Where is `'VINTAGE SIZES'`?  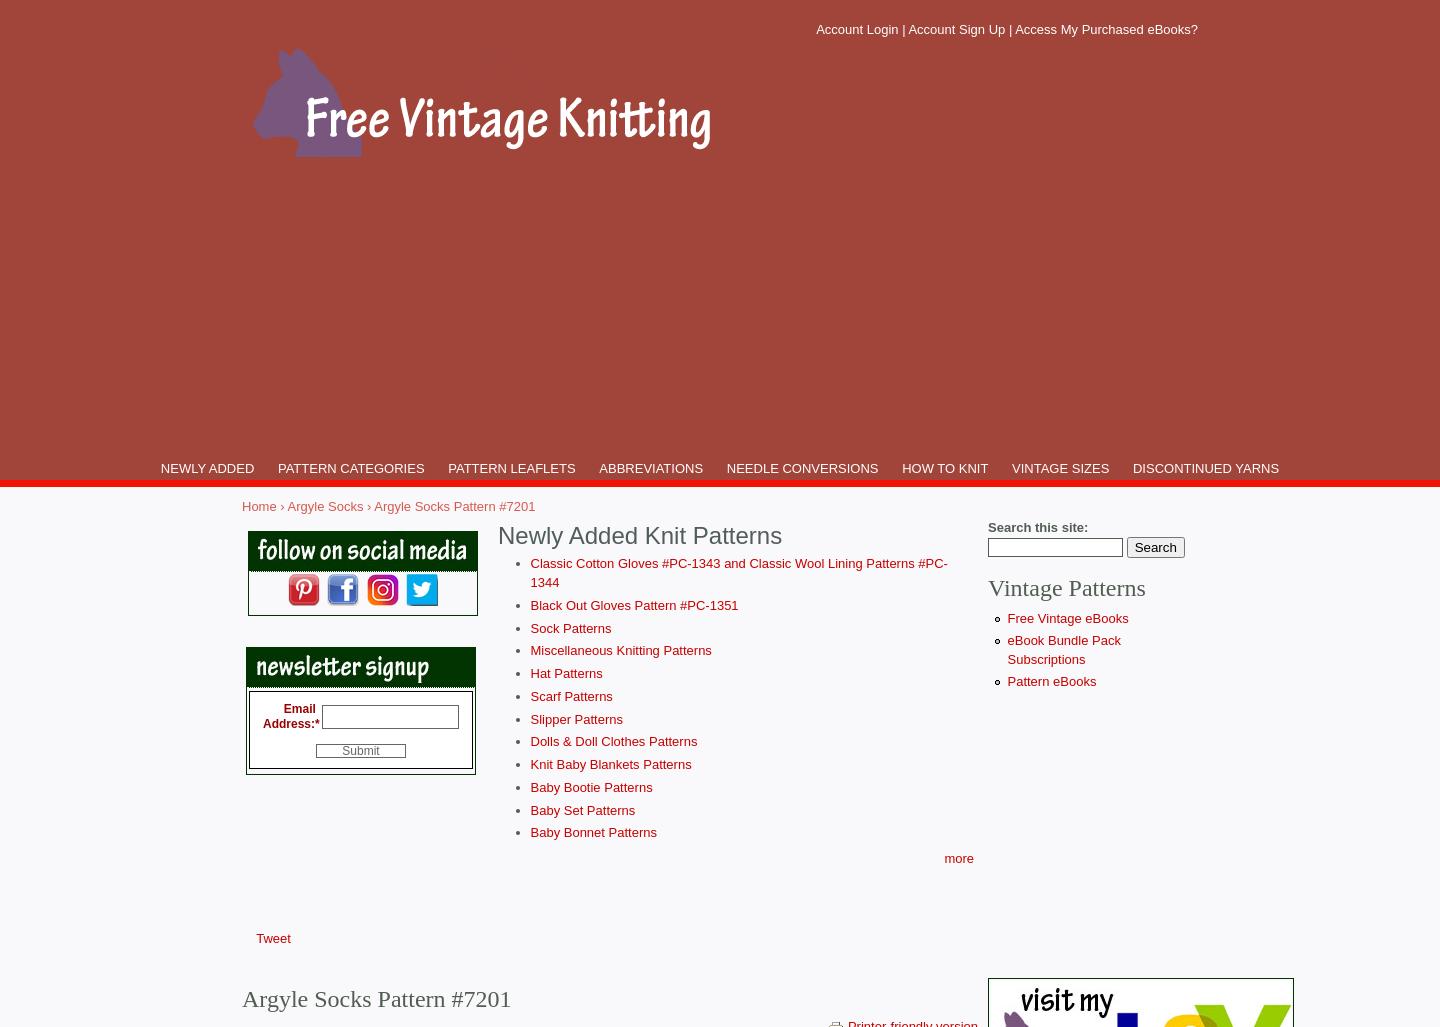 'VINTAGE SIZES' is located at coordinates (1060, 468).